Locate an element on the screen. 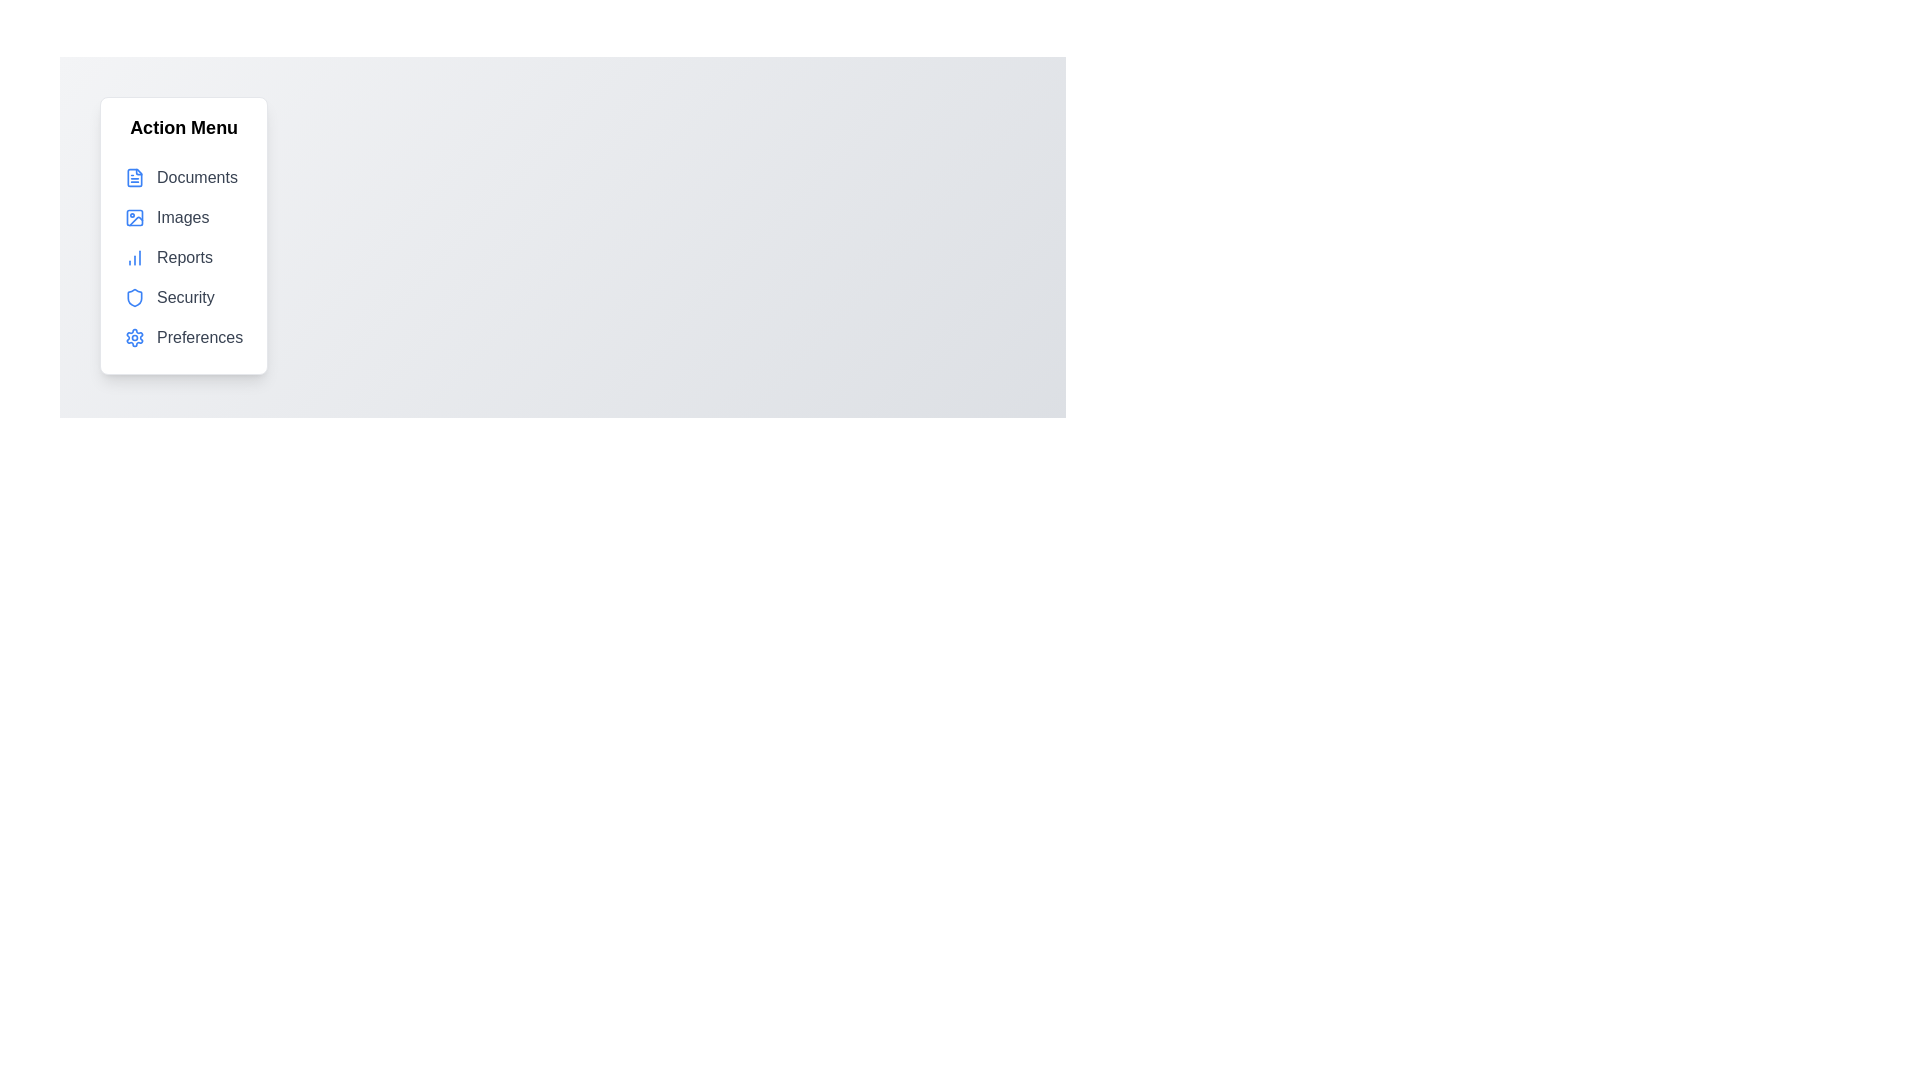  the icon corresponding to Security in the action menu is located at coordinates (133, 297).